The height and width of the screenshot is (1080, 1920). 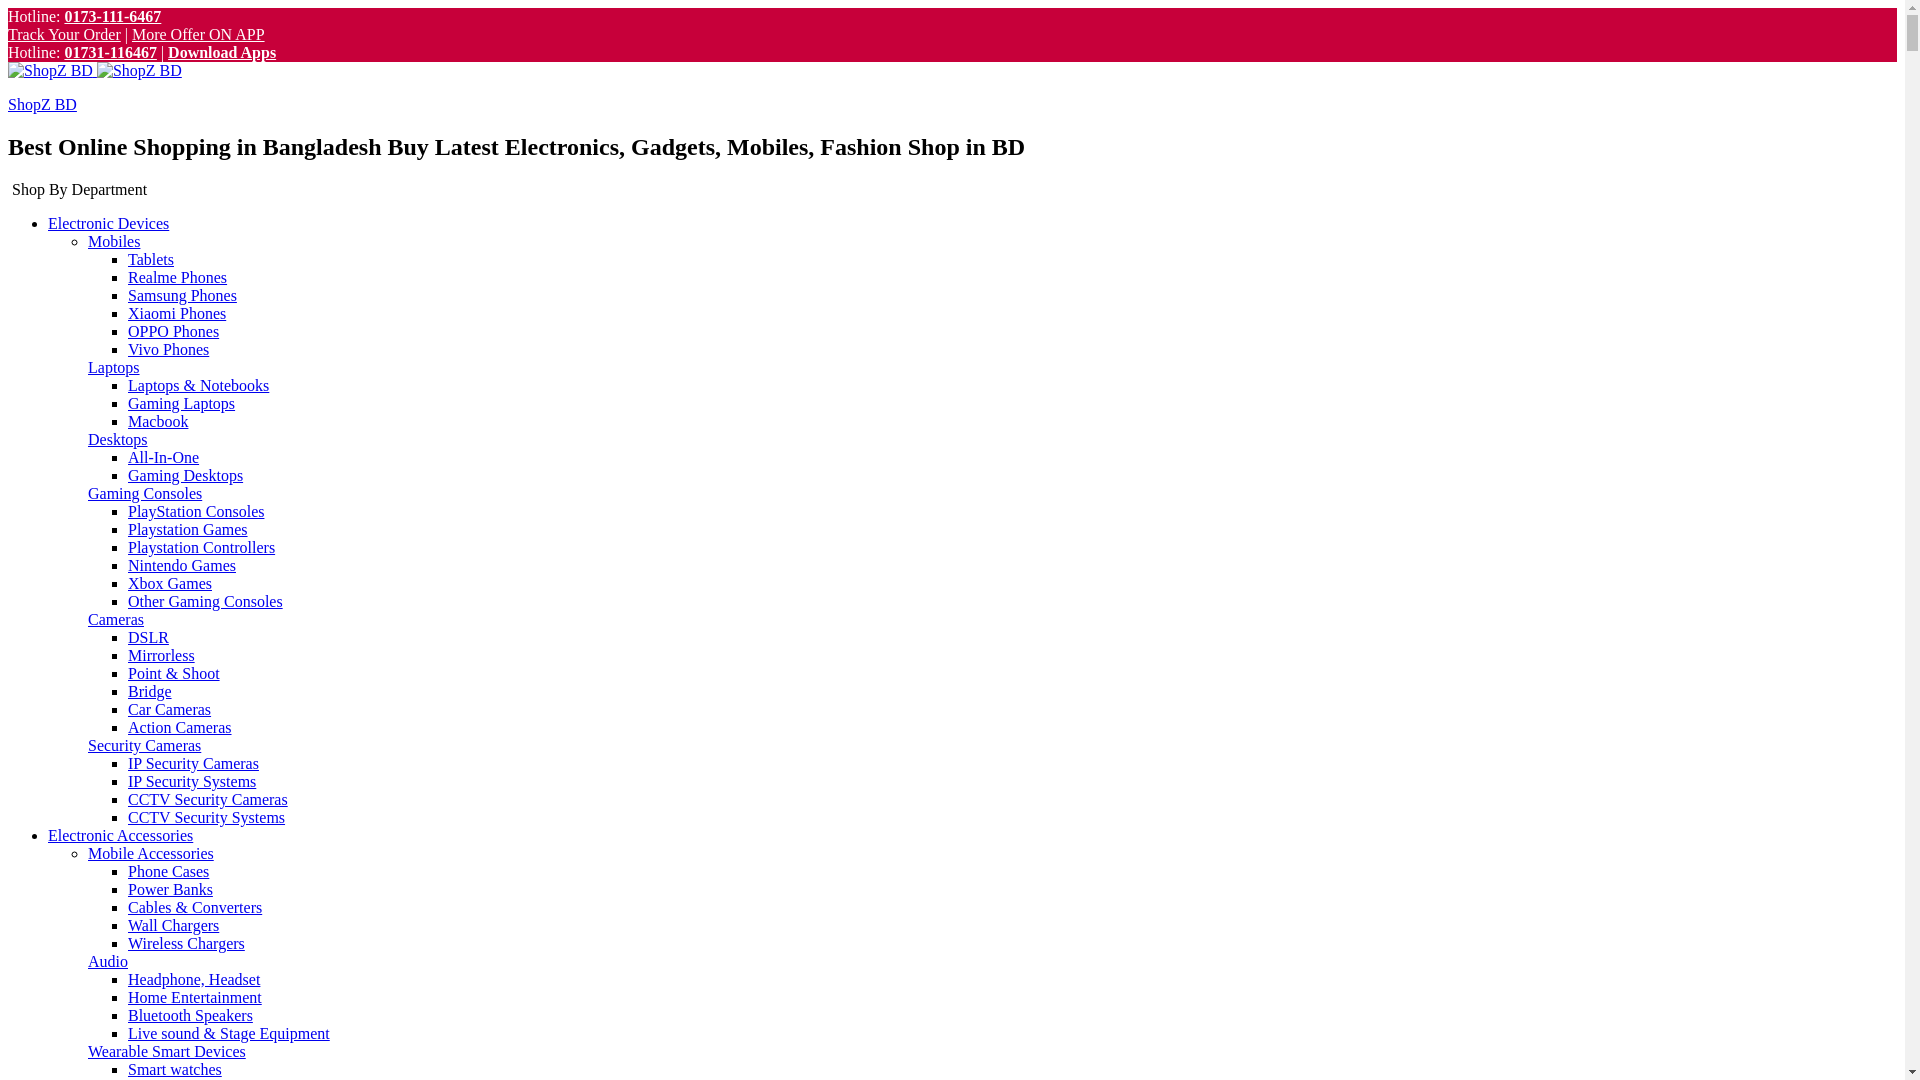 I want to click on 'Track Your Order', so click(x=64, y=34).